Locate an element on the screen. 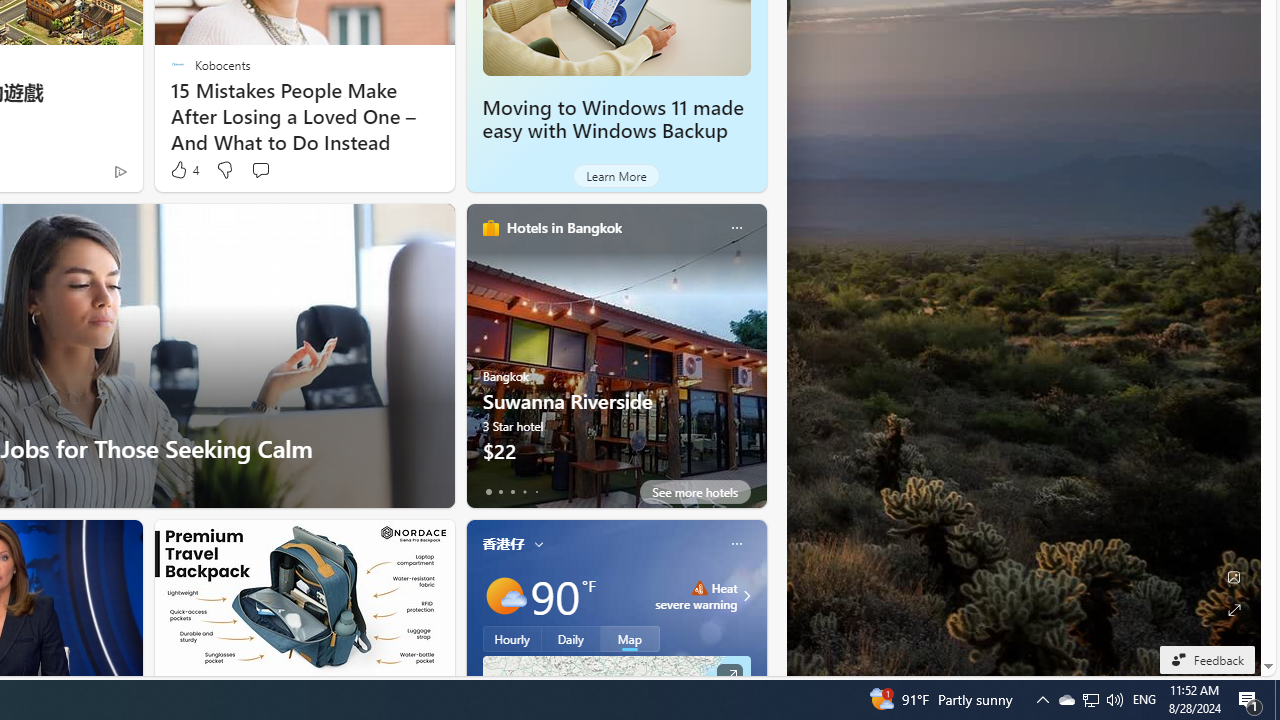  'Start the conversation' is located at coordinates (259, 168).